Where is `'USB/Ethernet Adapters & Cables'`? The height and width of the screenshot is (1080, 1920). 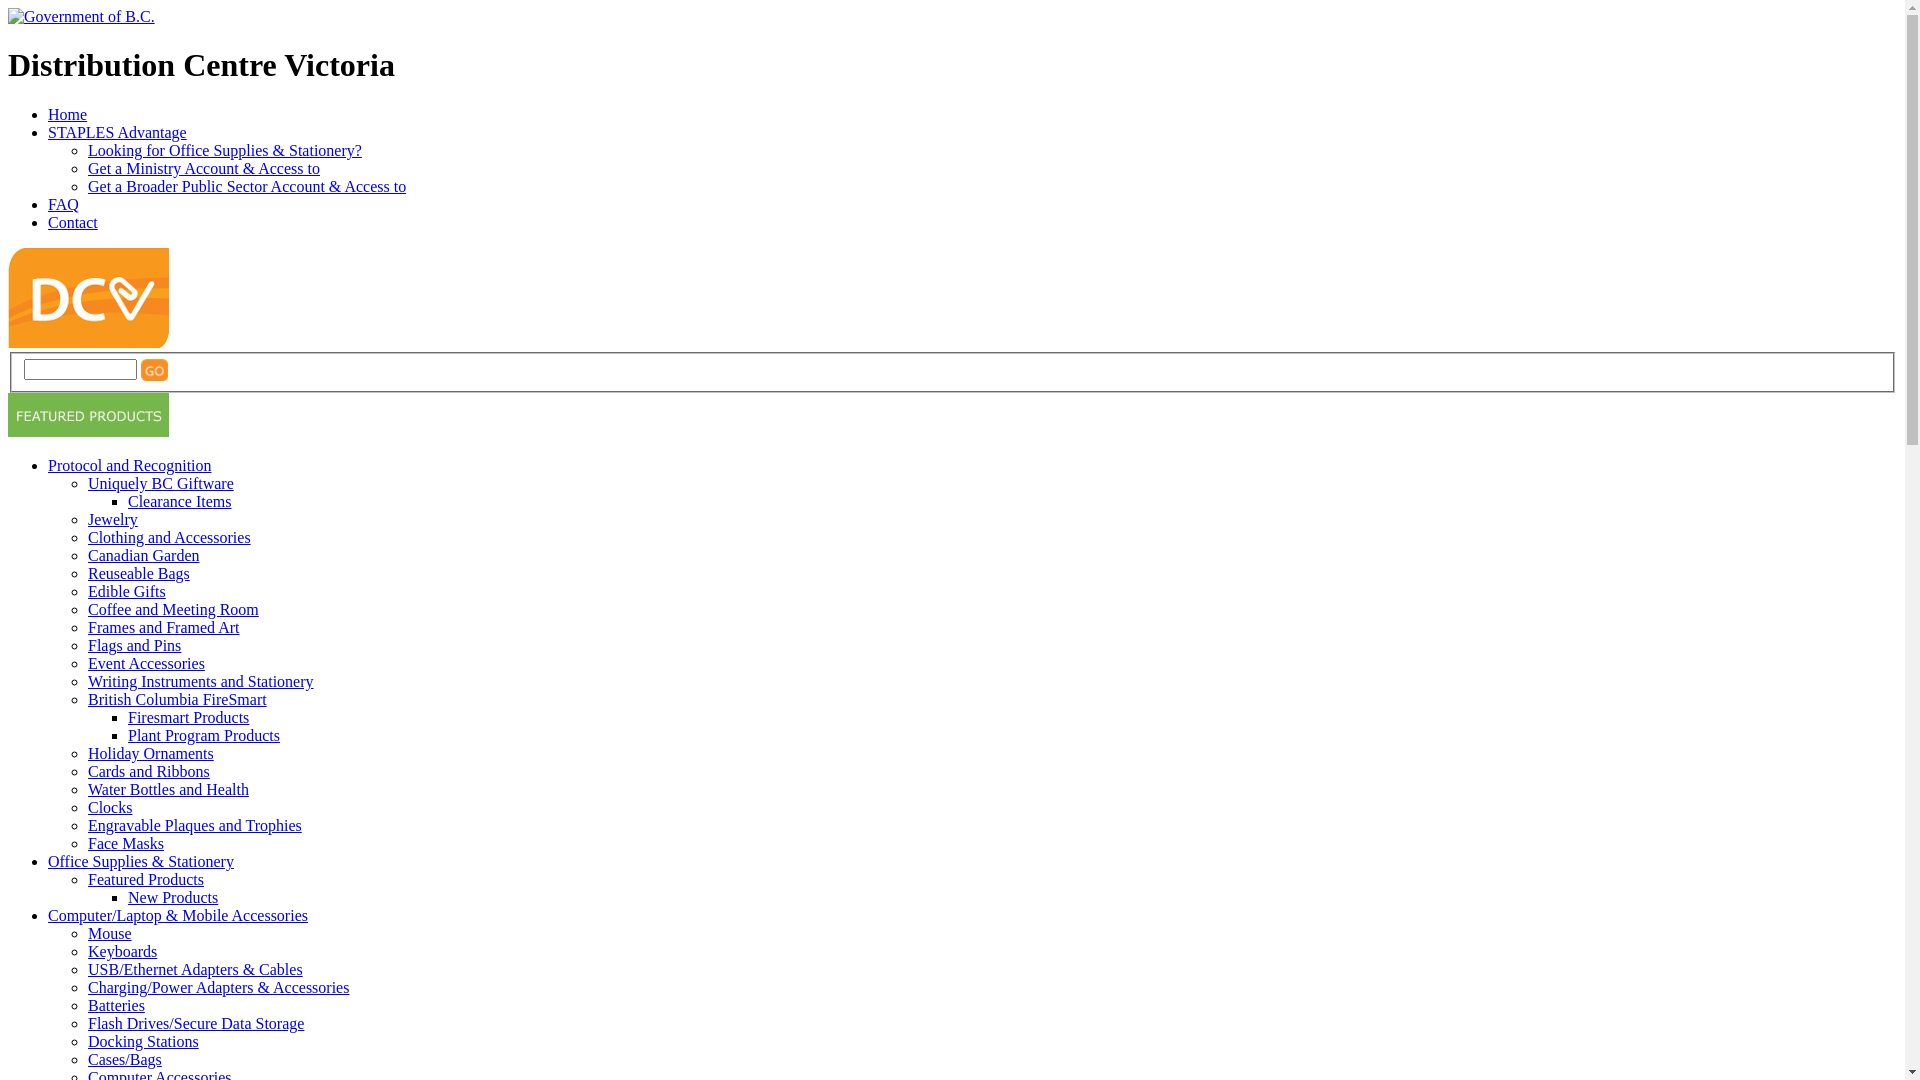 'USB/Ethernet Adapters & Cables' is located at coordinates (86, 968).